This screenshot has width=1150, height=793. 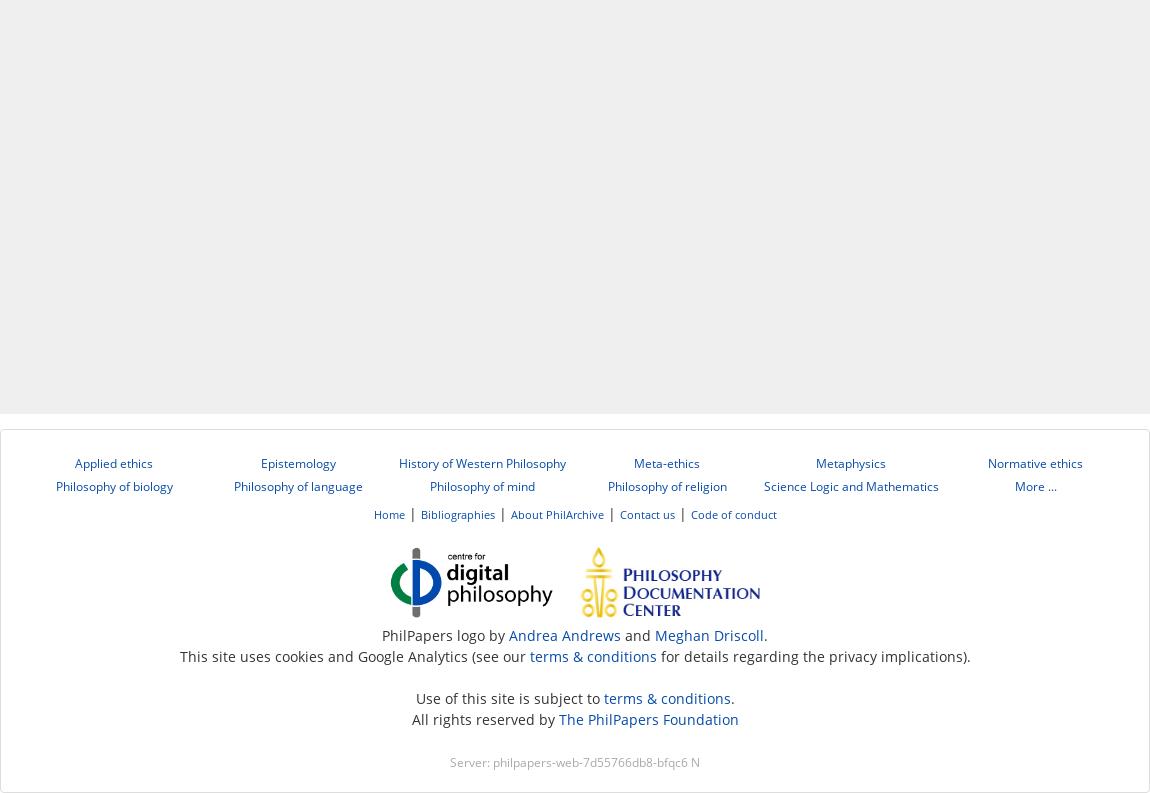 I want to click on 'Server: philpapers-web-7d55766db8-bfqc6 N', so click(x=575, y=762).